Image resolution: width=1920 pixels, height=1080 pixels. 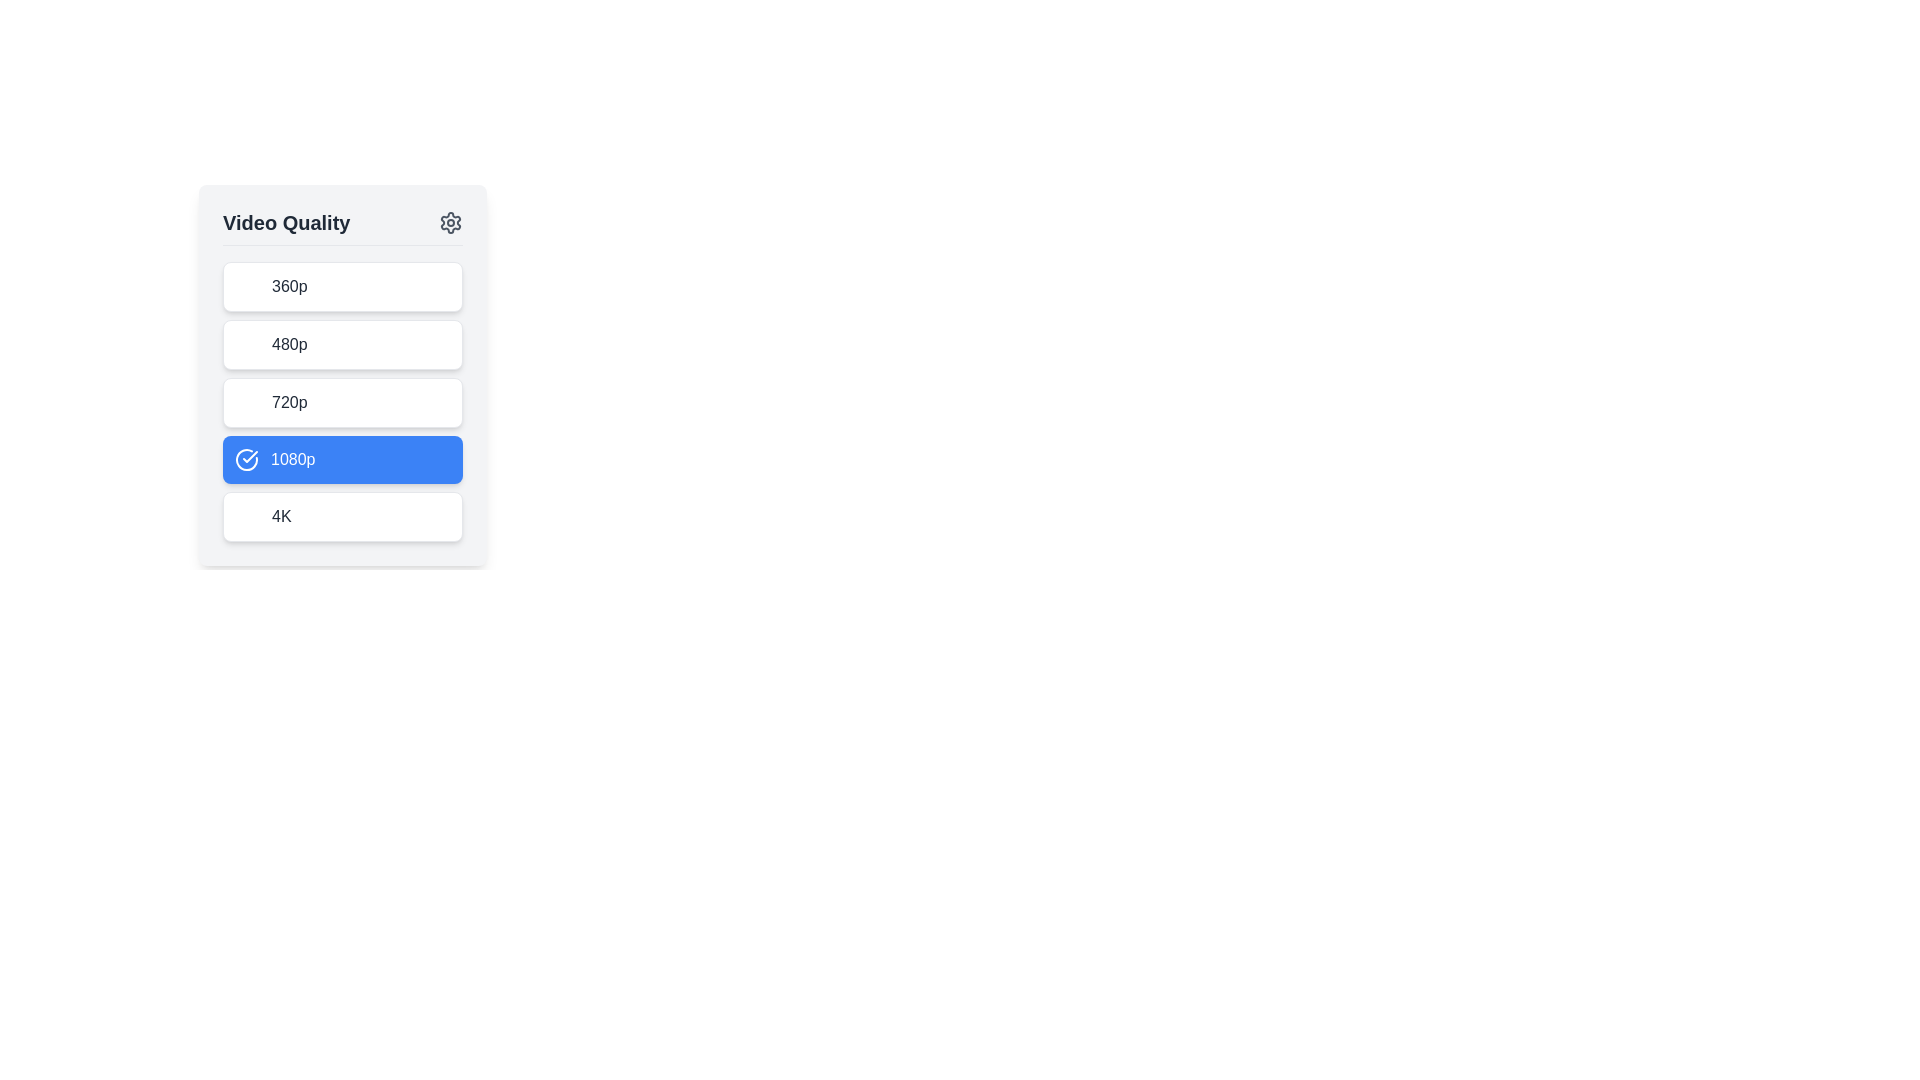 What do you see at coordinates (450, 223) in the screenshot?
I see `the settings icon, which is a gray gear-shaped outline located to the right of the 'Video Quality' text in the top-right corner of the Video Quality section` at bounding box center [450, 223].